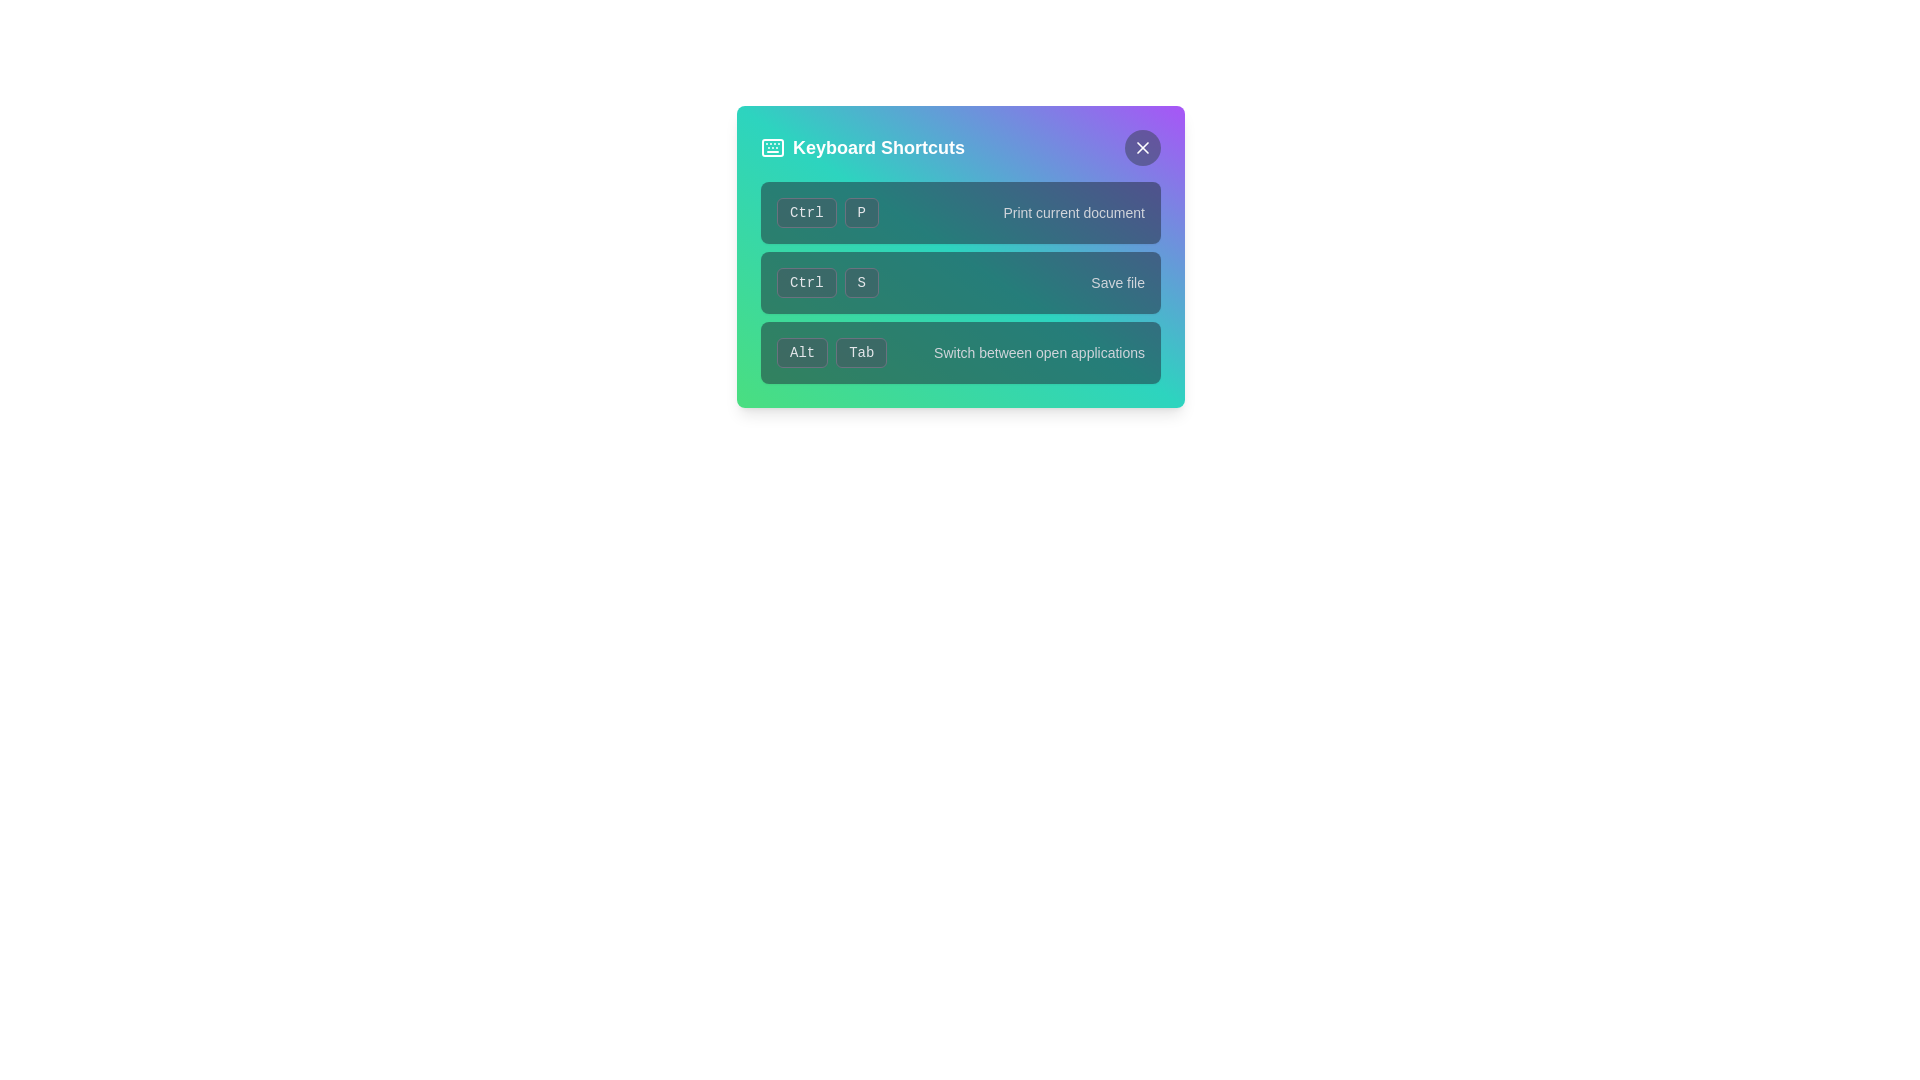 The height and width of the screenshot is (1080, 1920). Describe the element at coordinates (960, 352) in the screenshot. I see `the descriptive text 'Switch between open applications' in the Keyboard Shortcut Display, which consists of 'Alt' and 'Tab' buttons with a gray background` at that location.